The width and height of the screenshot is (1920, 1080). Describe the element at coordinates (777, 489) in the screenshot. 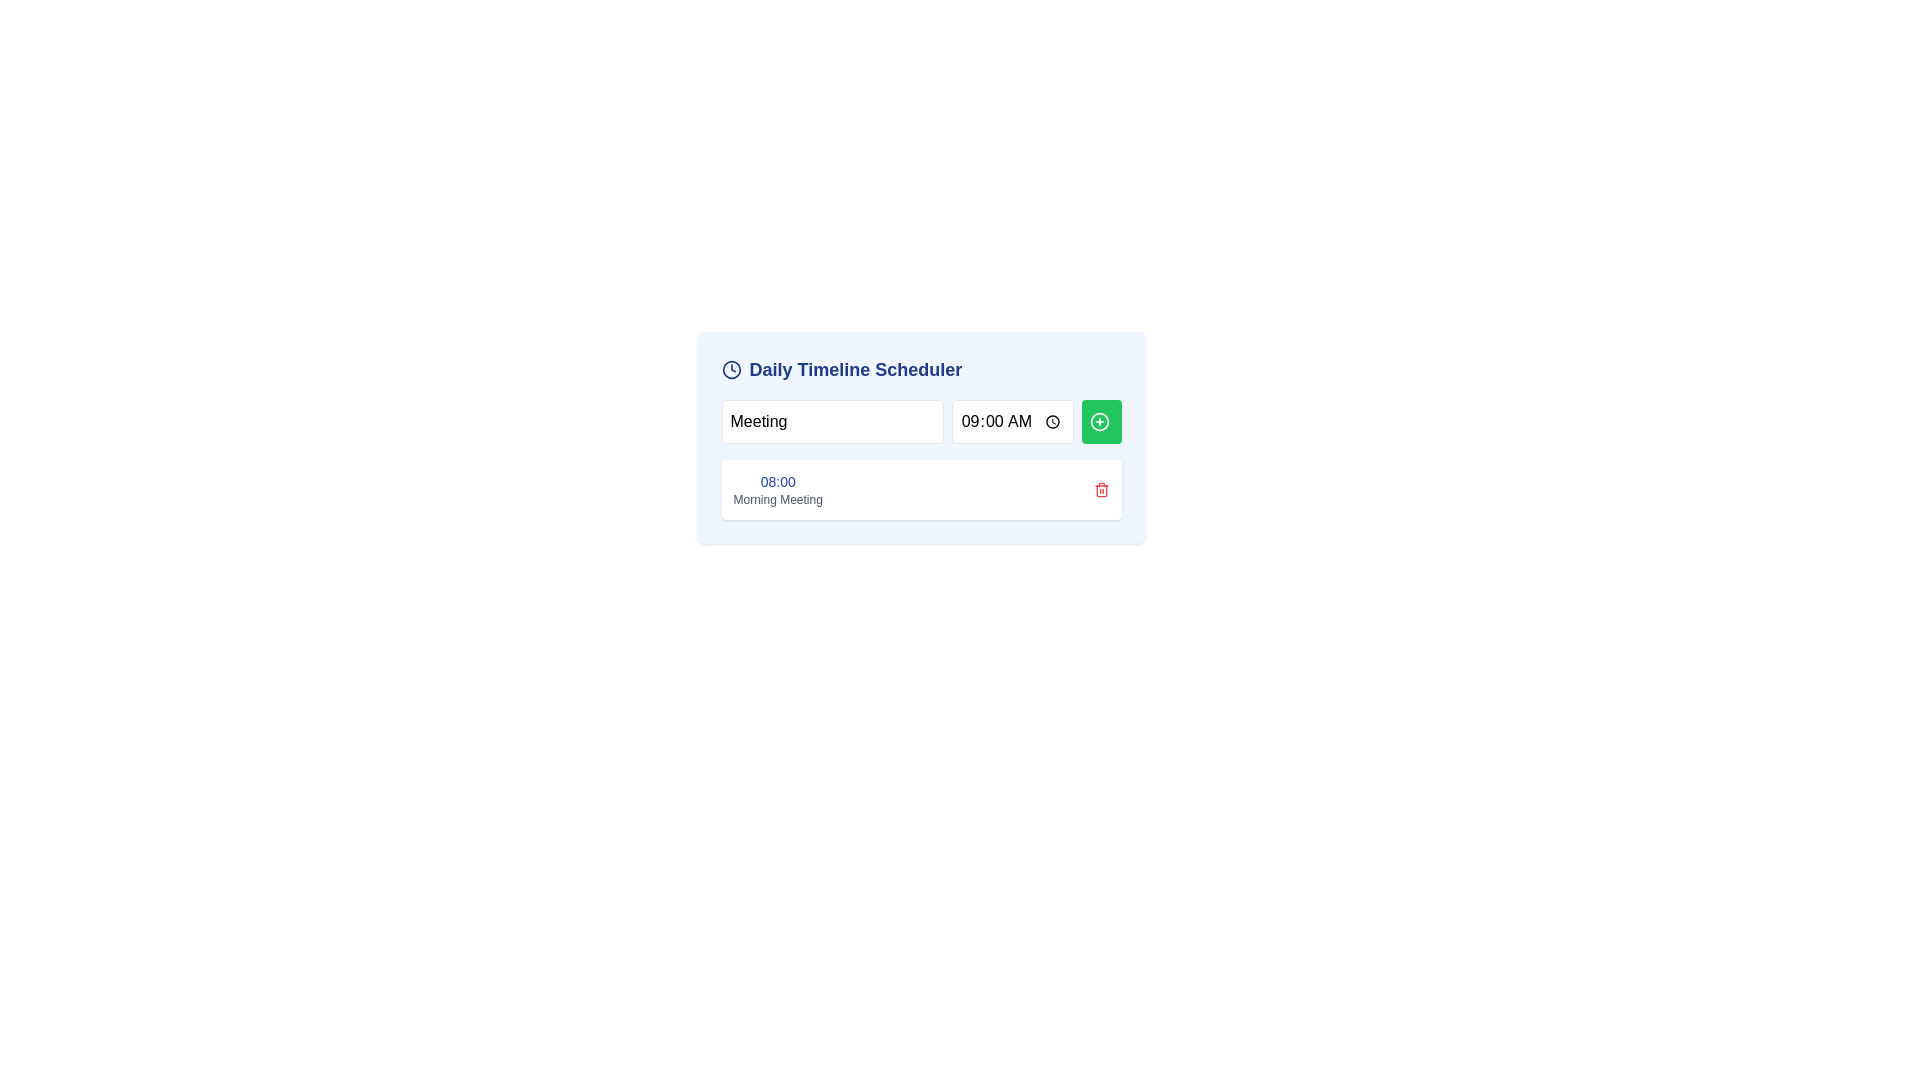

I see `the textual information display showing a scheduled event, which is part of a scheduling interface within a white card element` at that location.